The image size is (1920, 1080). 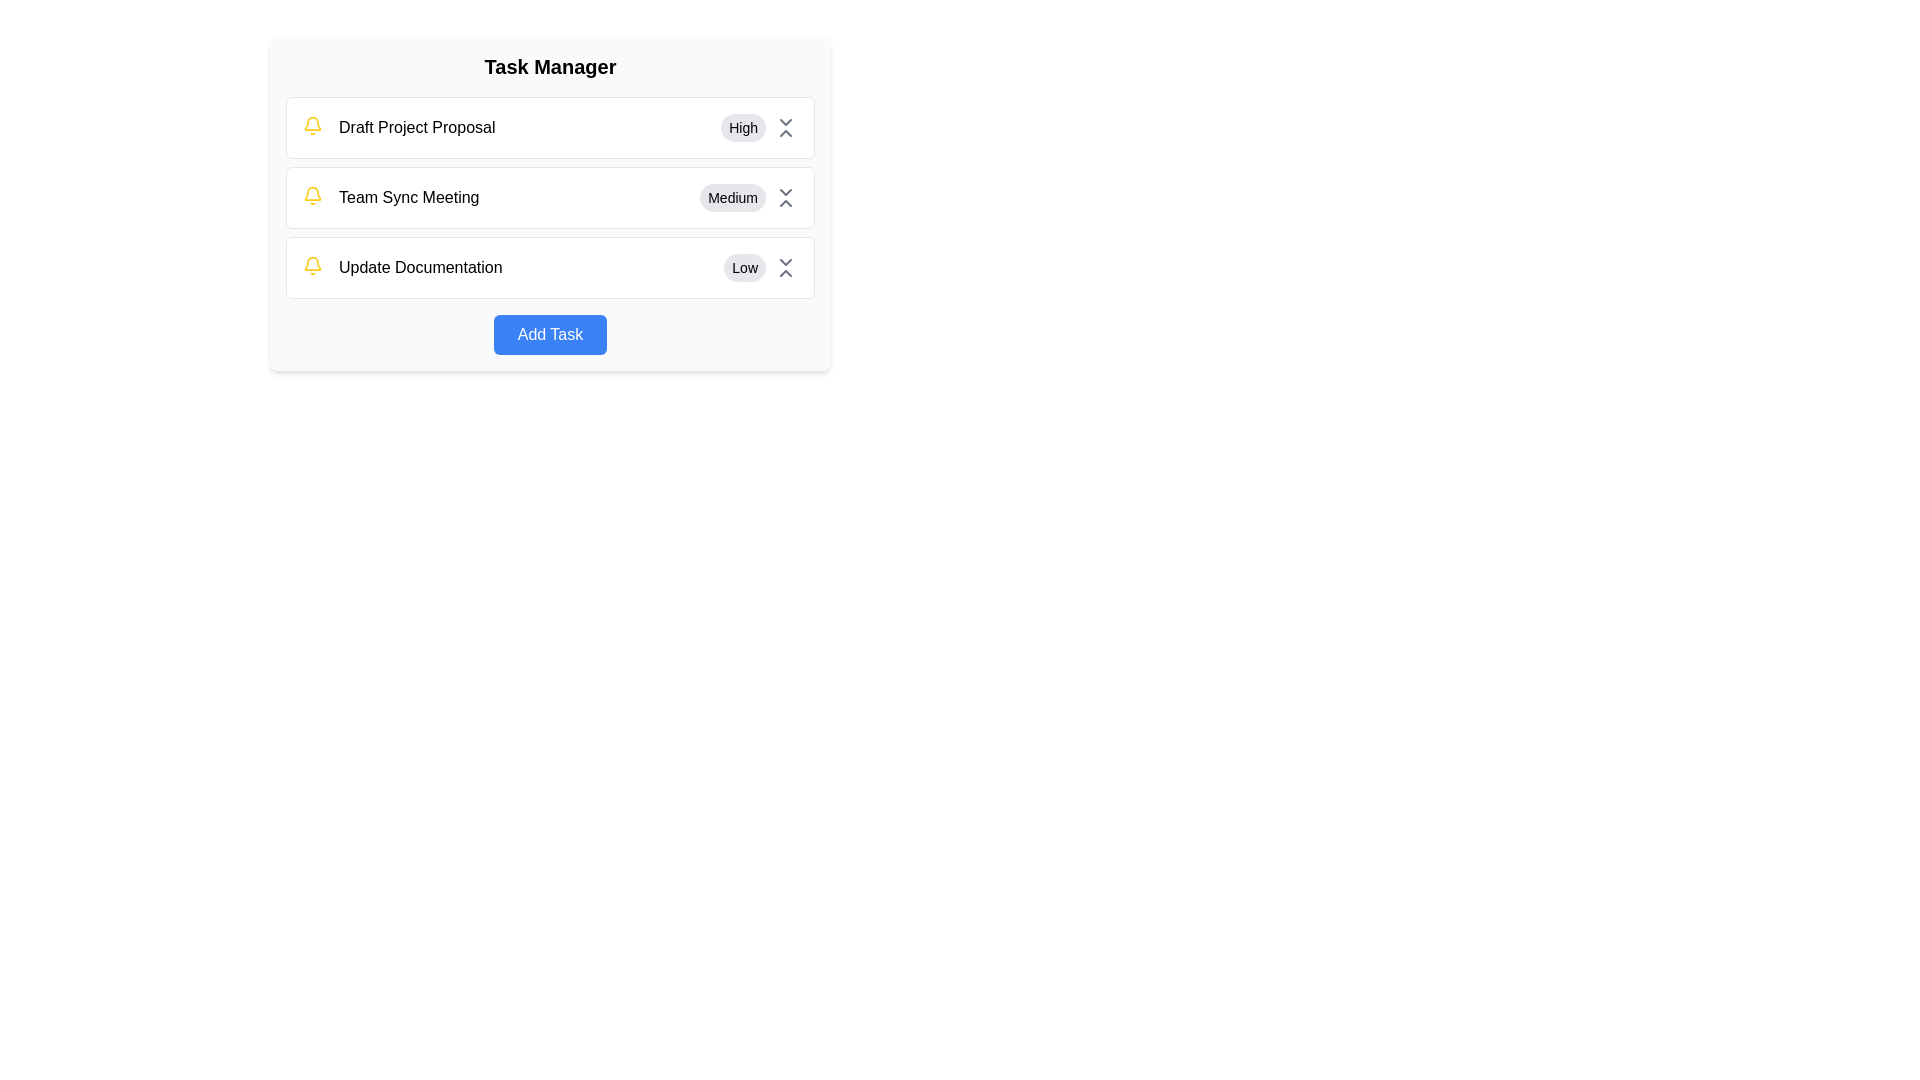 What do you see at coordinates (416, 127) in the screenshot?
I see `the text label that serves as the title for the first task entry, located to the right of a yellow notification icon and to the left of a 'High' priority indicator` at bounding box center [416, 127].